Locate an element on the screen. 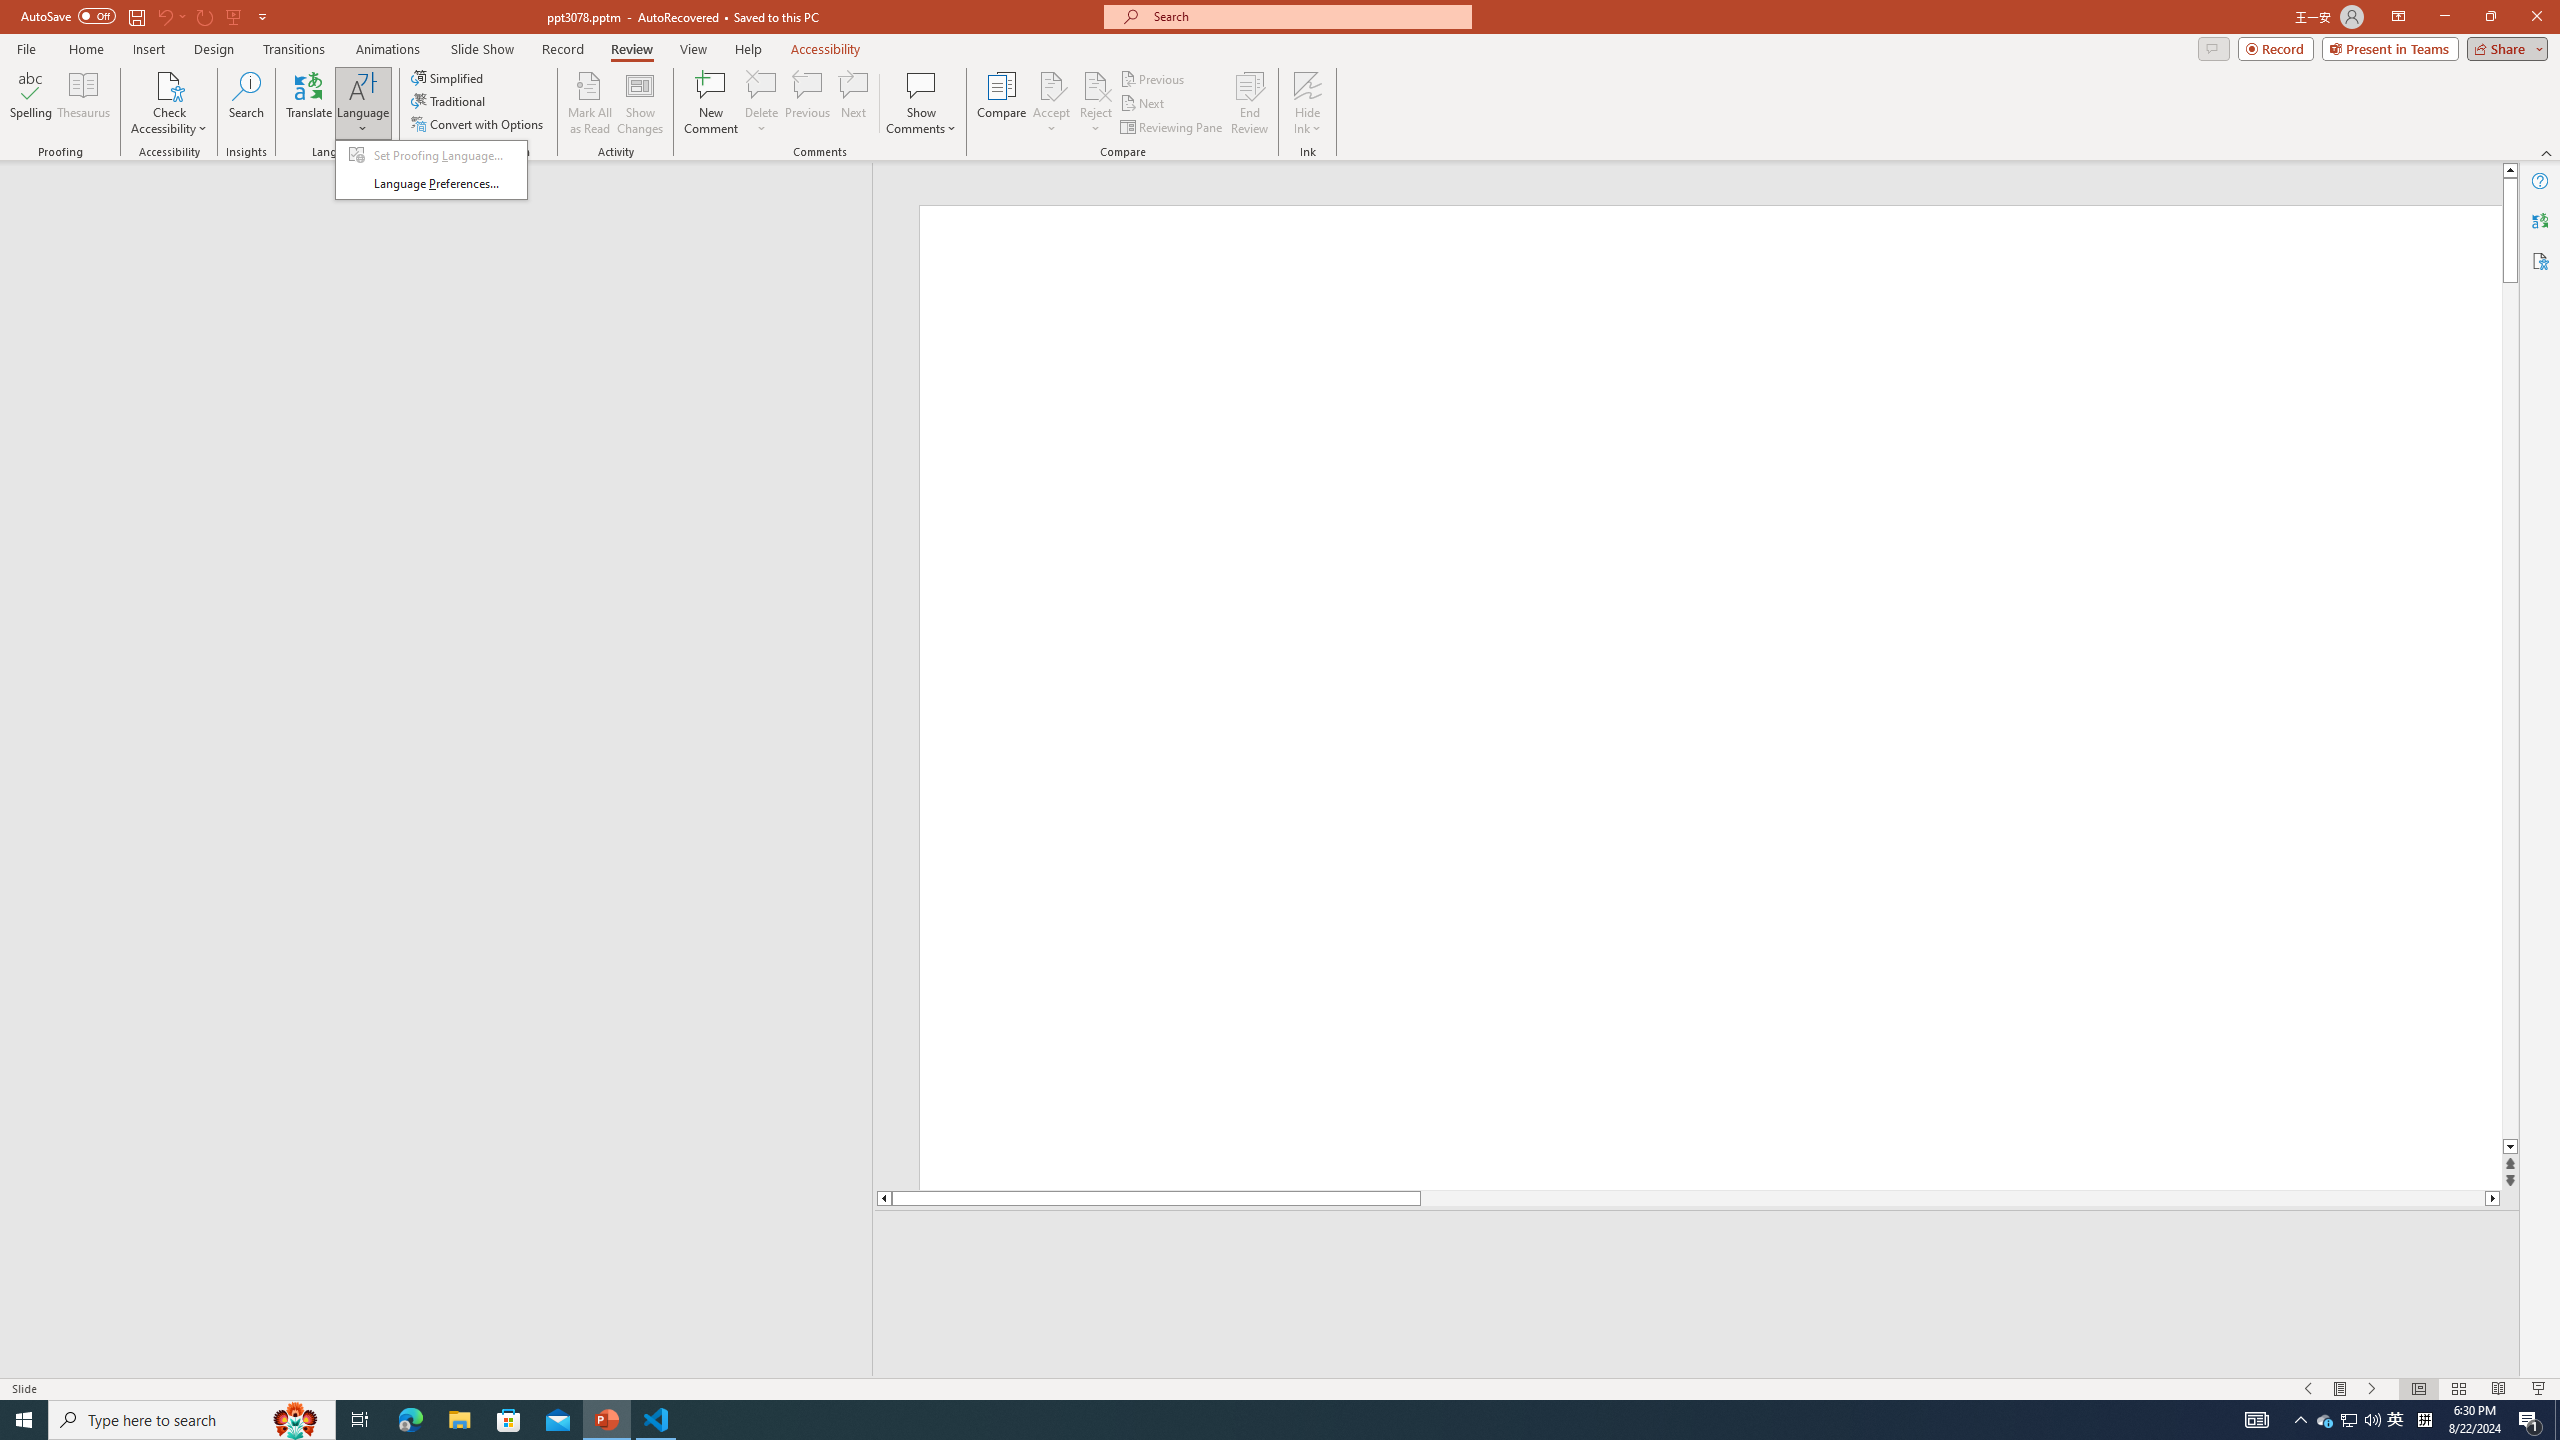 The height and width of the screenshot is (1440, 2560). 'Compare' is located at coordinates (1002, 103).